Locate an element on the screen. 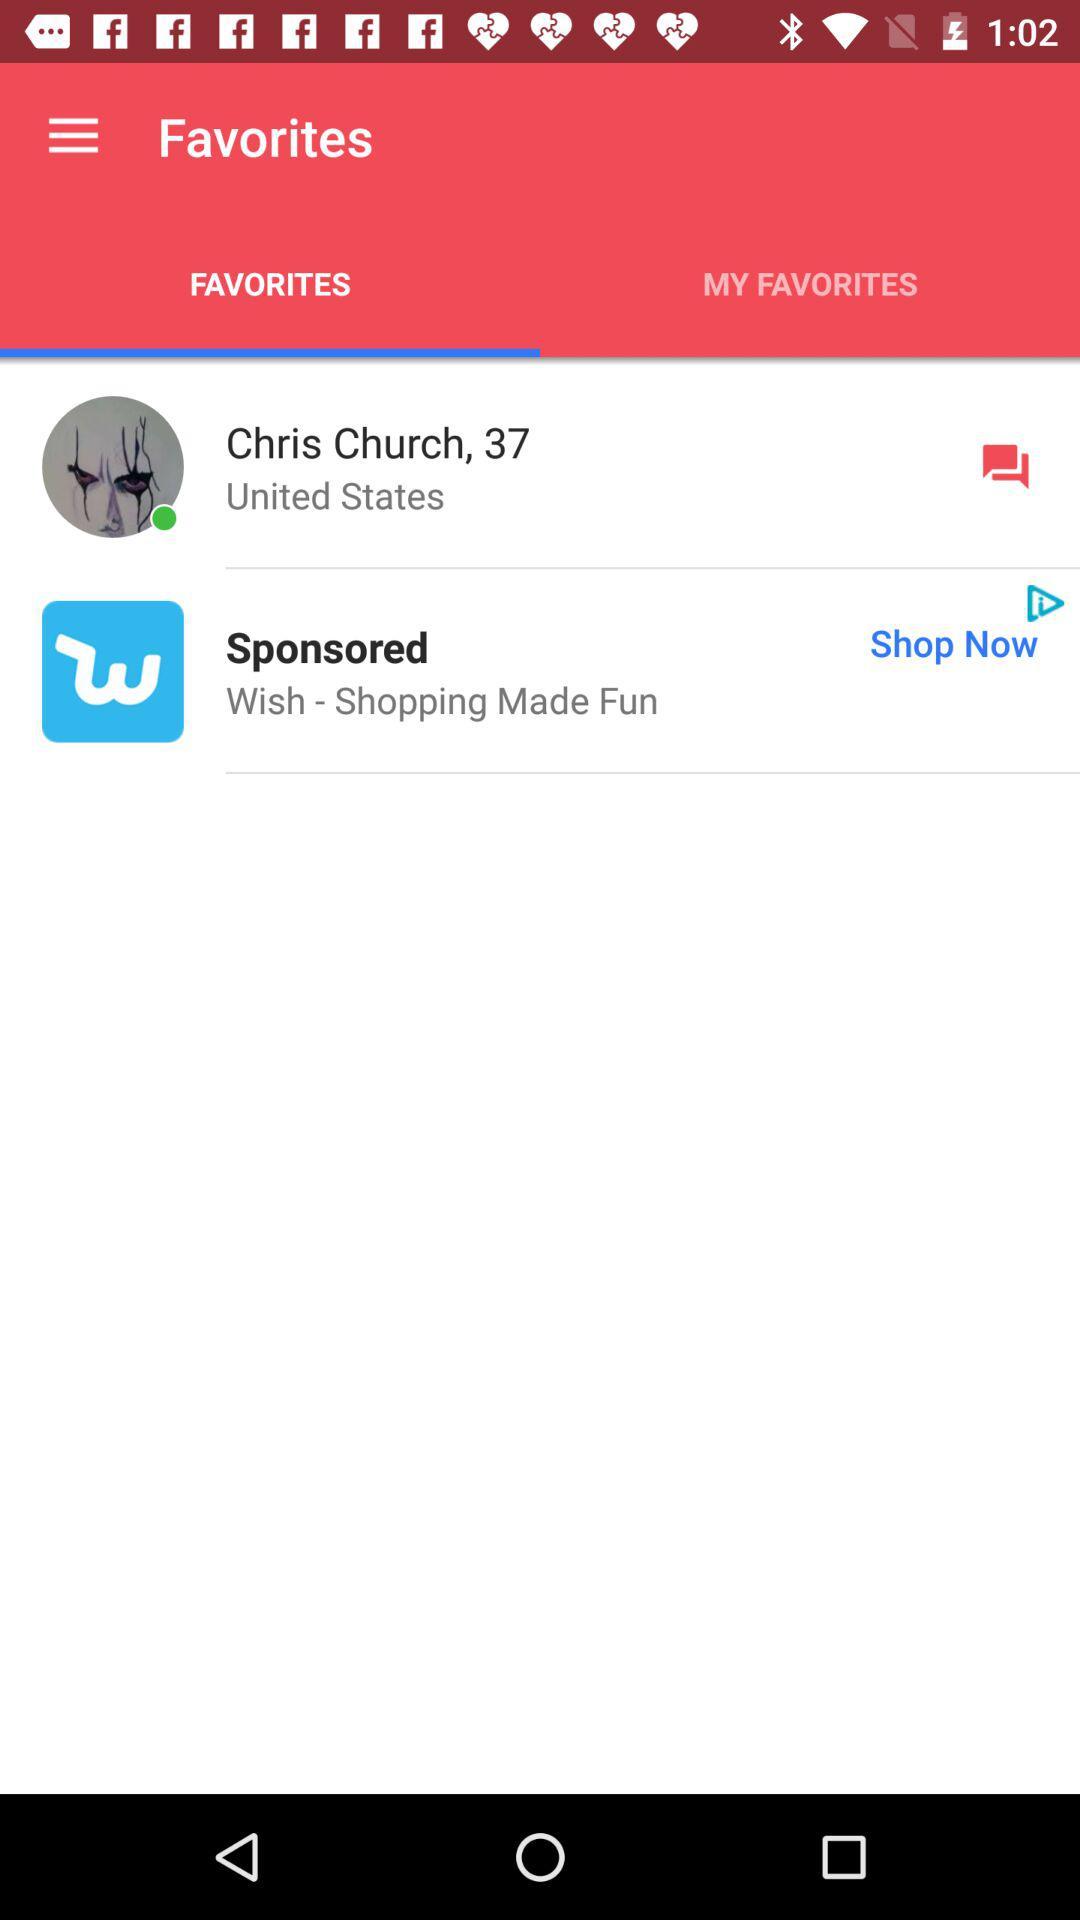  icon next to sponsored icon is located at coordinates (754, 642).